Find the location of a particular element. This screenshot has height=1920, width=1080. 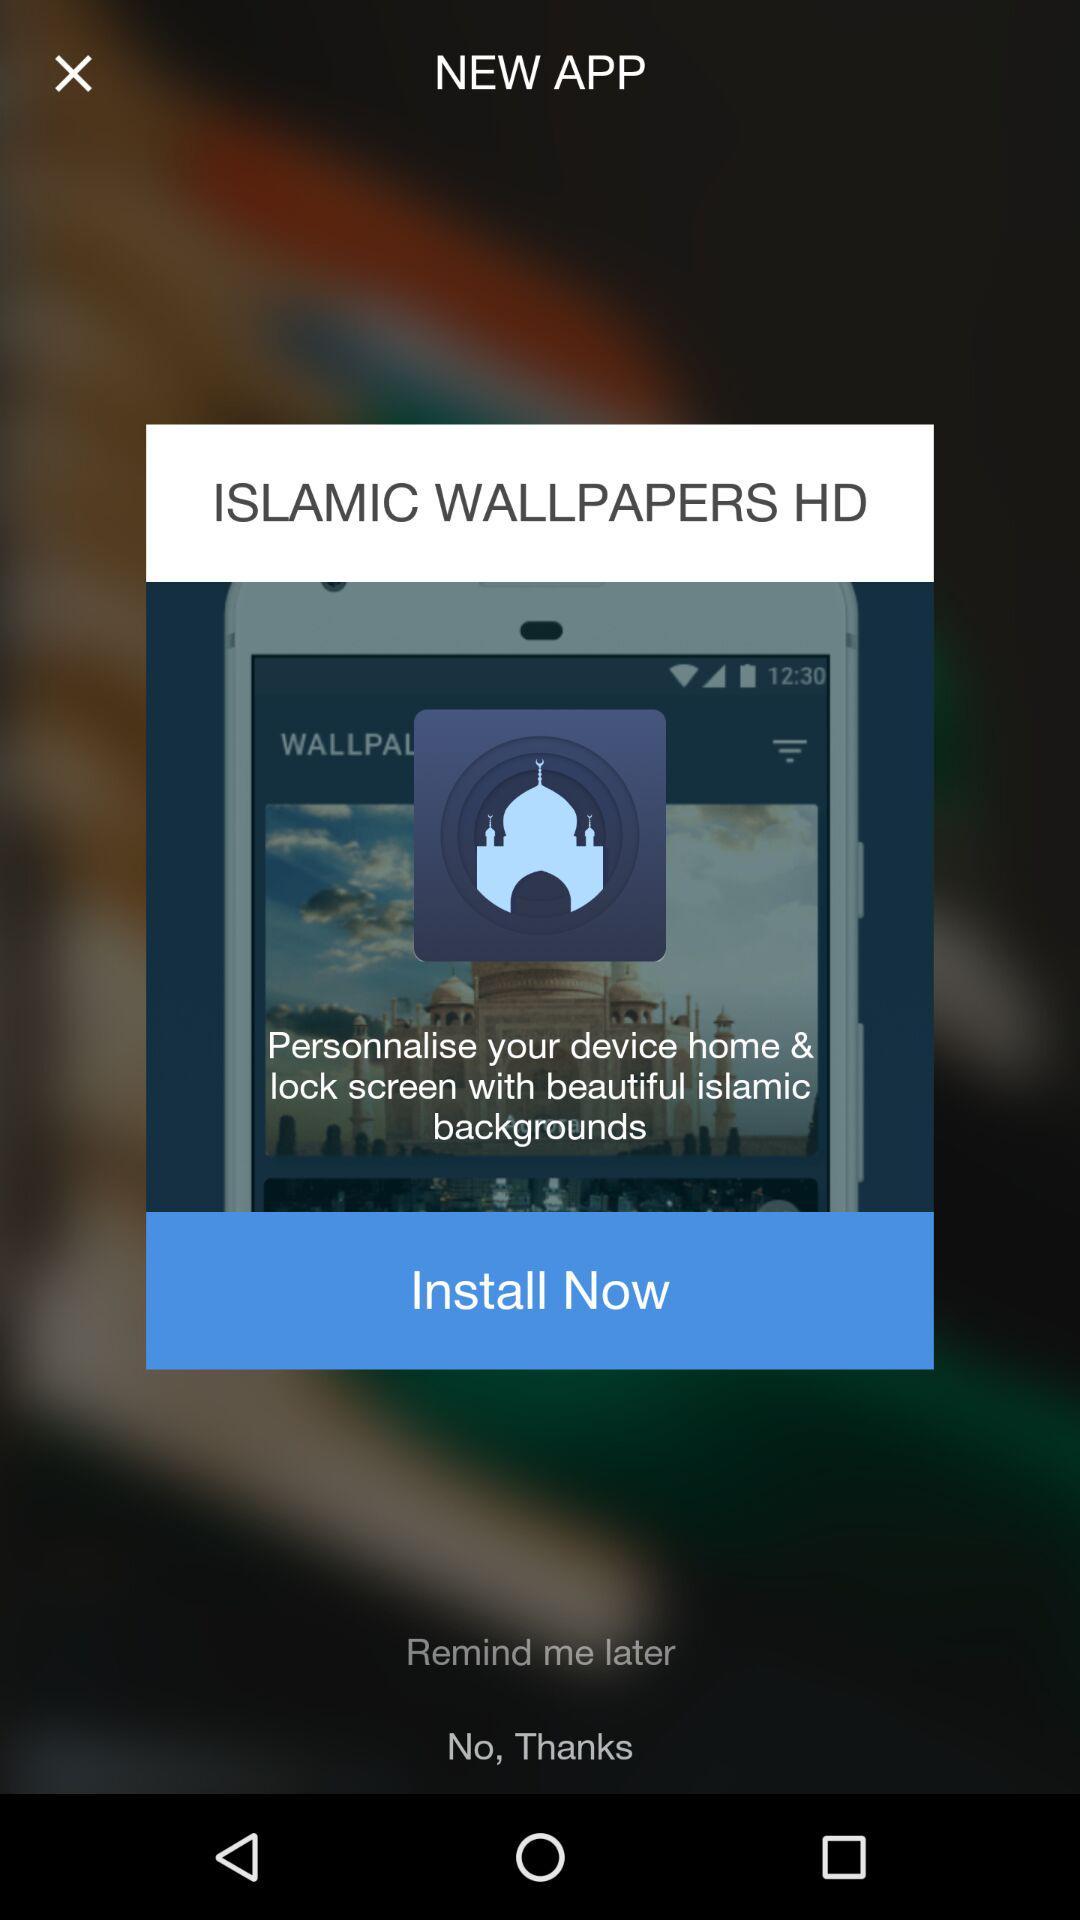

icon below remind me later is located at coordinates (540, 1745).